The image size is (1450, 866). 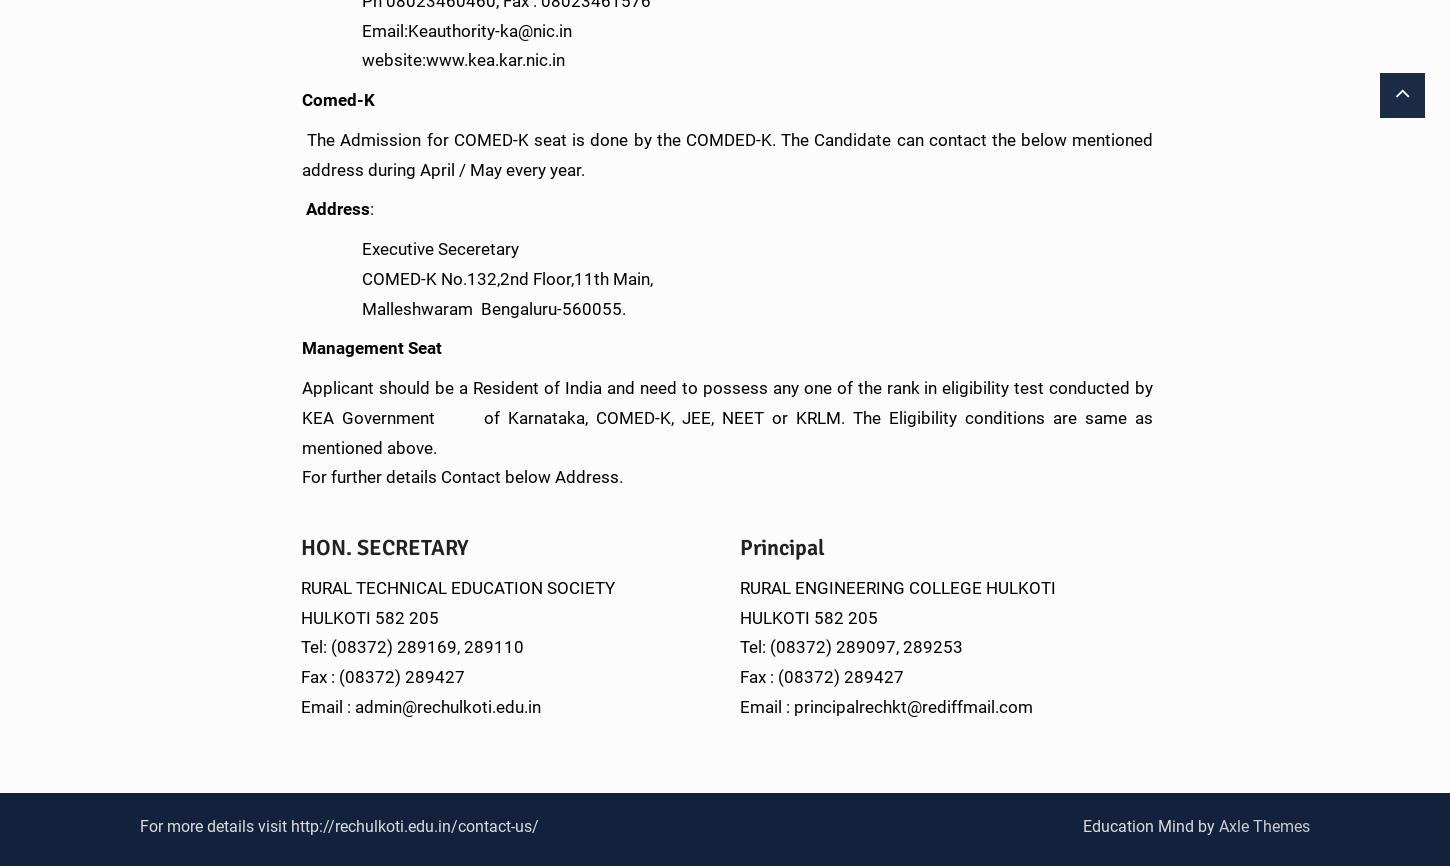 I want to click on 'Malleshwaram  Bengaluru-560055.', so click(x=463, y=307).